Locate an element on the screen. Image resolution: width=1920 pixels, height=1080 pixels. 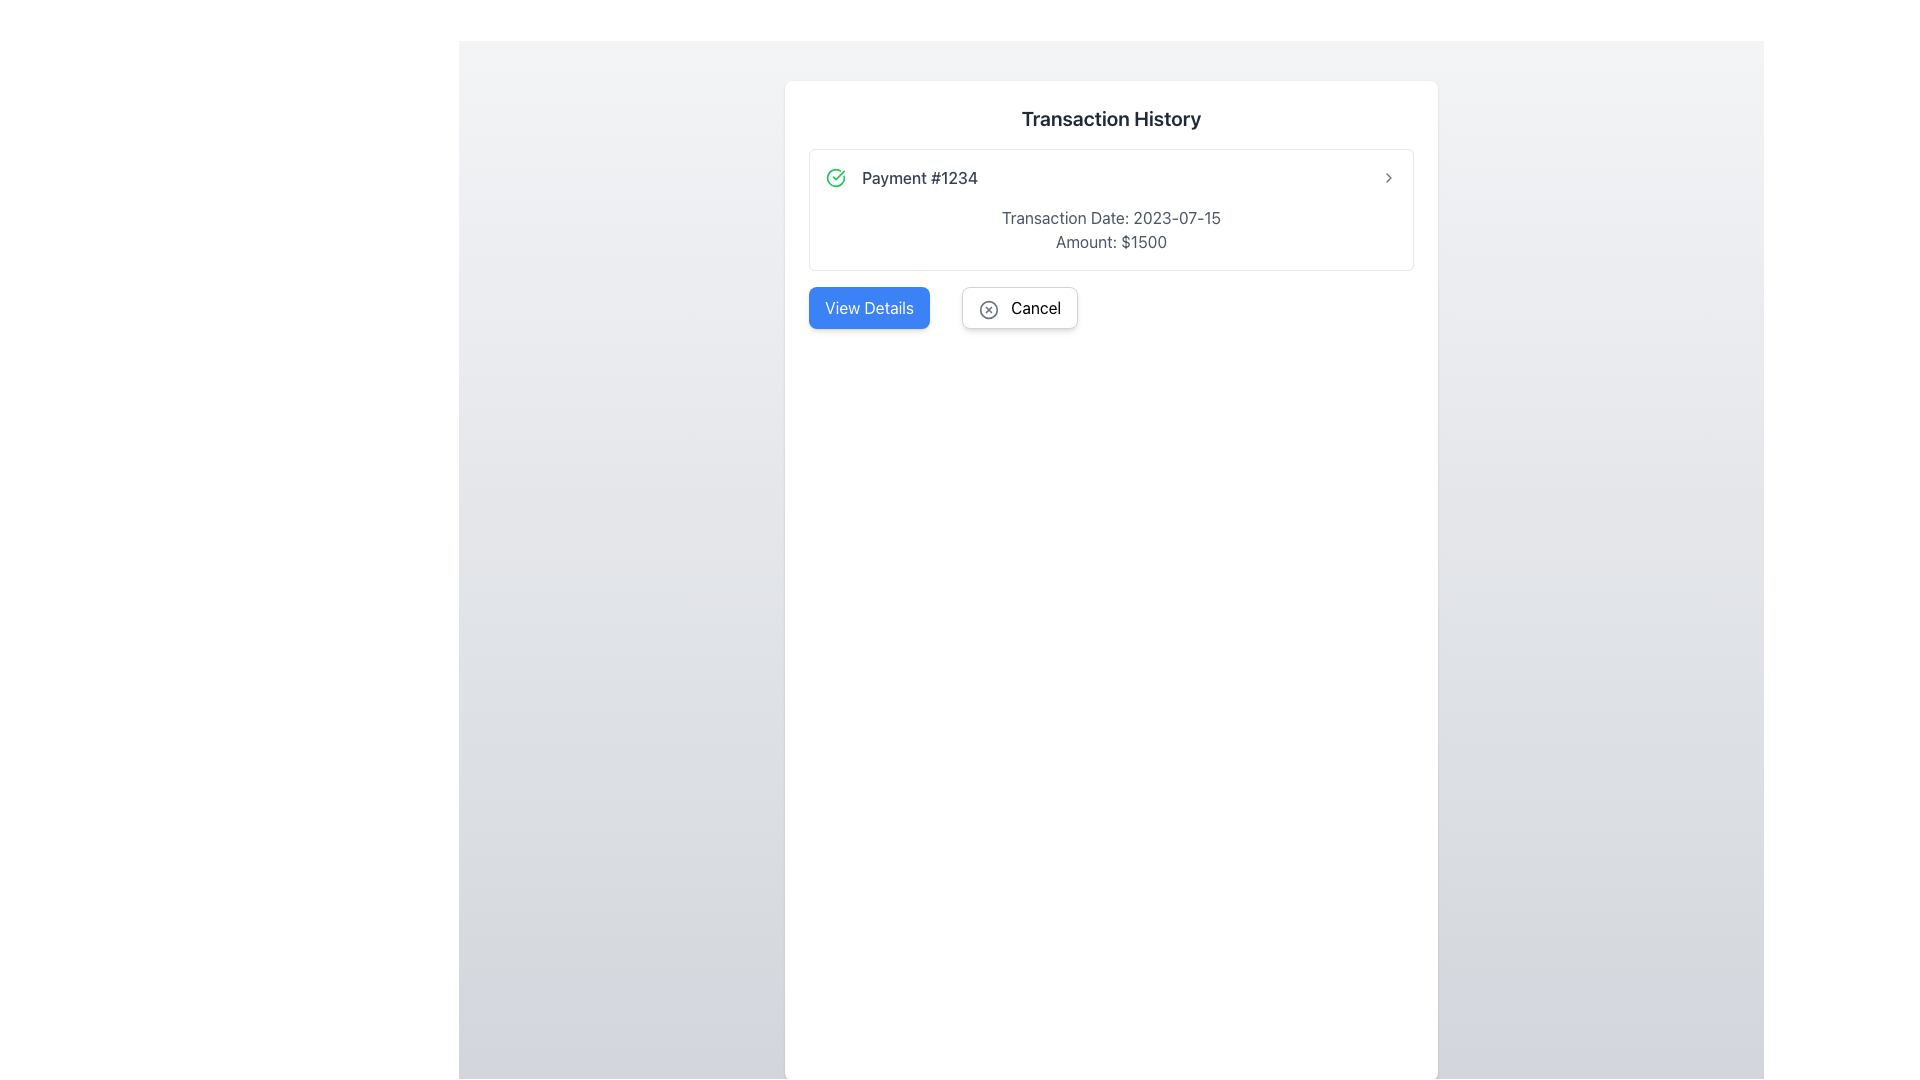
the circular icon within the 'Cancel' button that features a small red icon and an 'X' shape, located to the right of the 'View Details' button is located at coordinates (988, 309).